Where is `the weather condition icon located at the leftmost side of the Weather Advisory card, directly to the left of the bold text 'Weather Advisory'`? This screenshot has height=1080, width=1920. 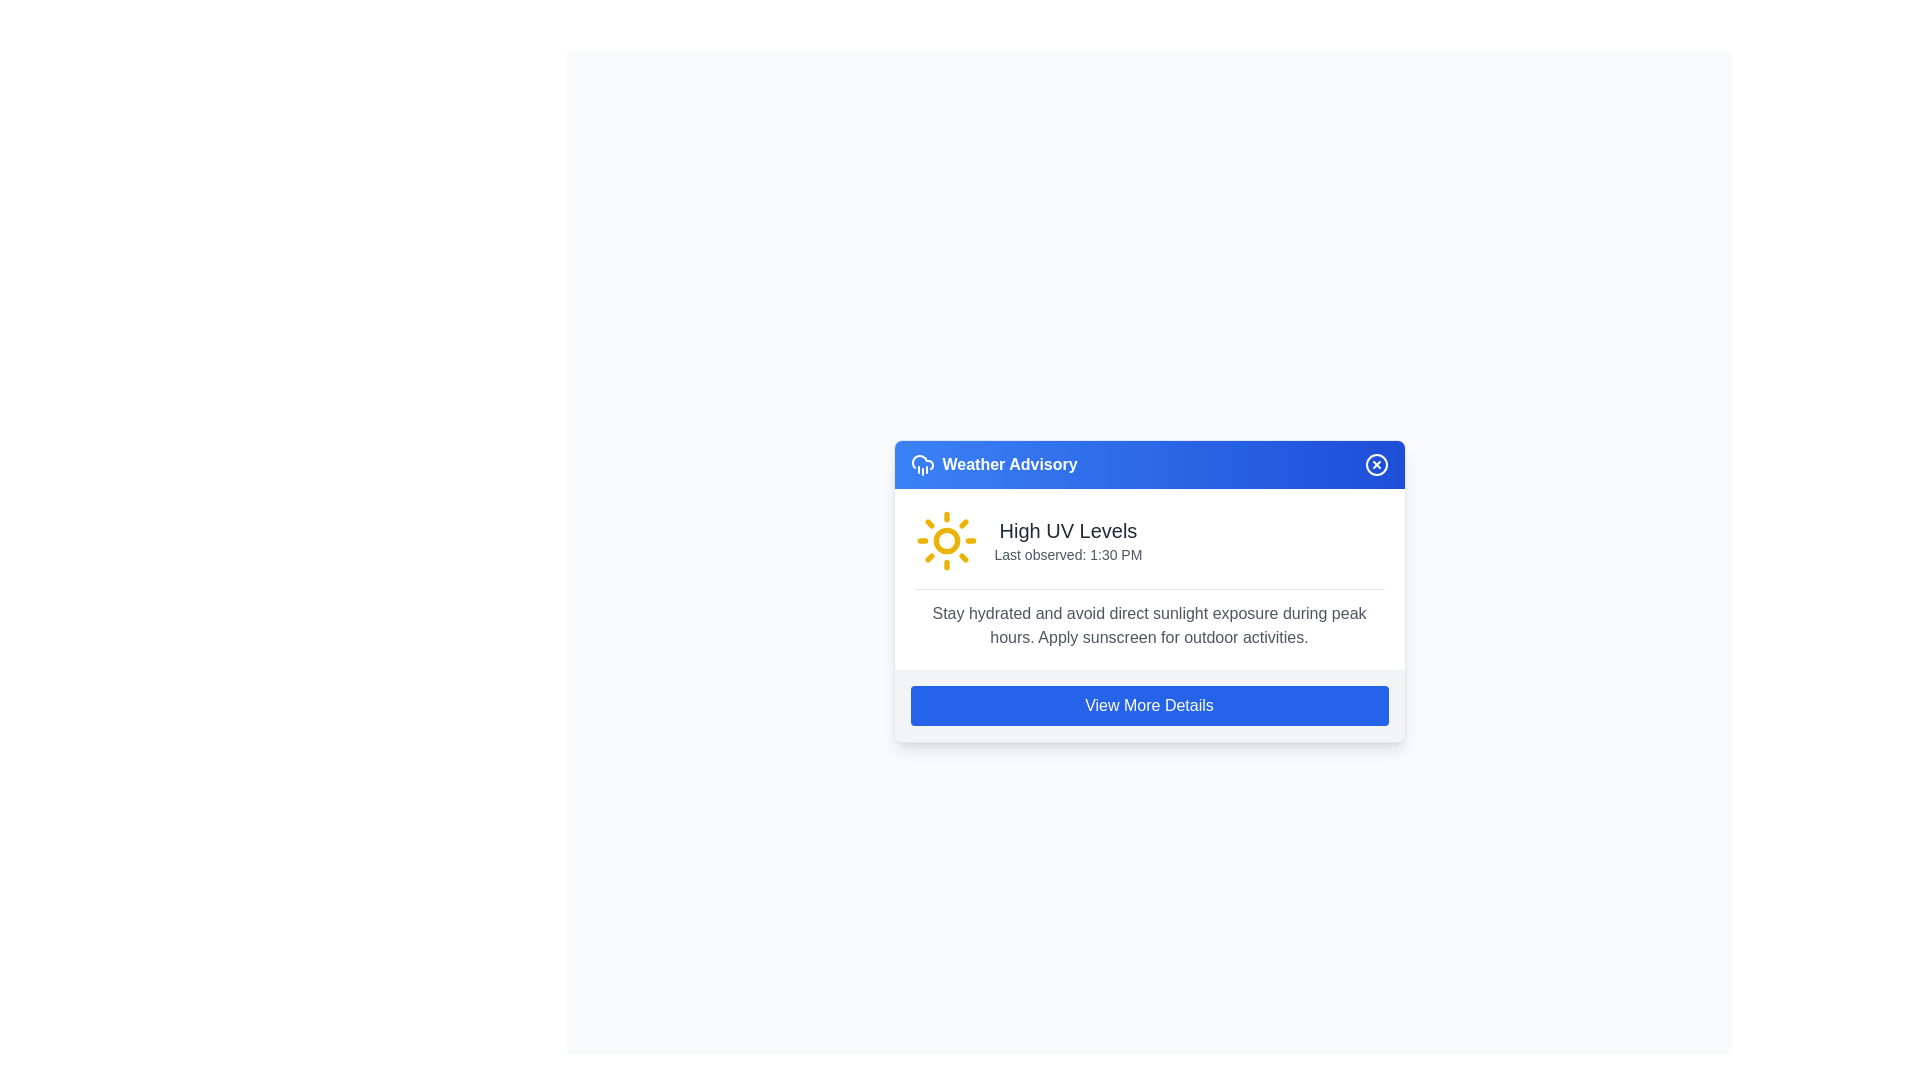
the weather condition icon located at the leftmost side of the Weather Advisory card, directly to the left of the bold text 'Weather Advisory' is located at coordinates (921, 464).